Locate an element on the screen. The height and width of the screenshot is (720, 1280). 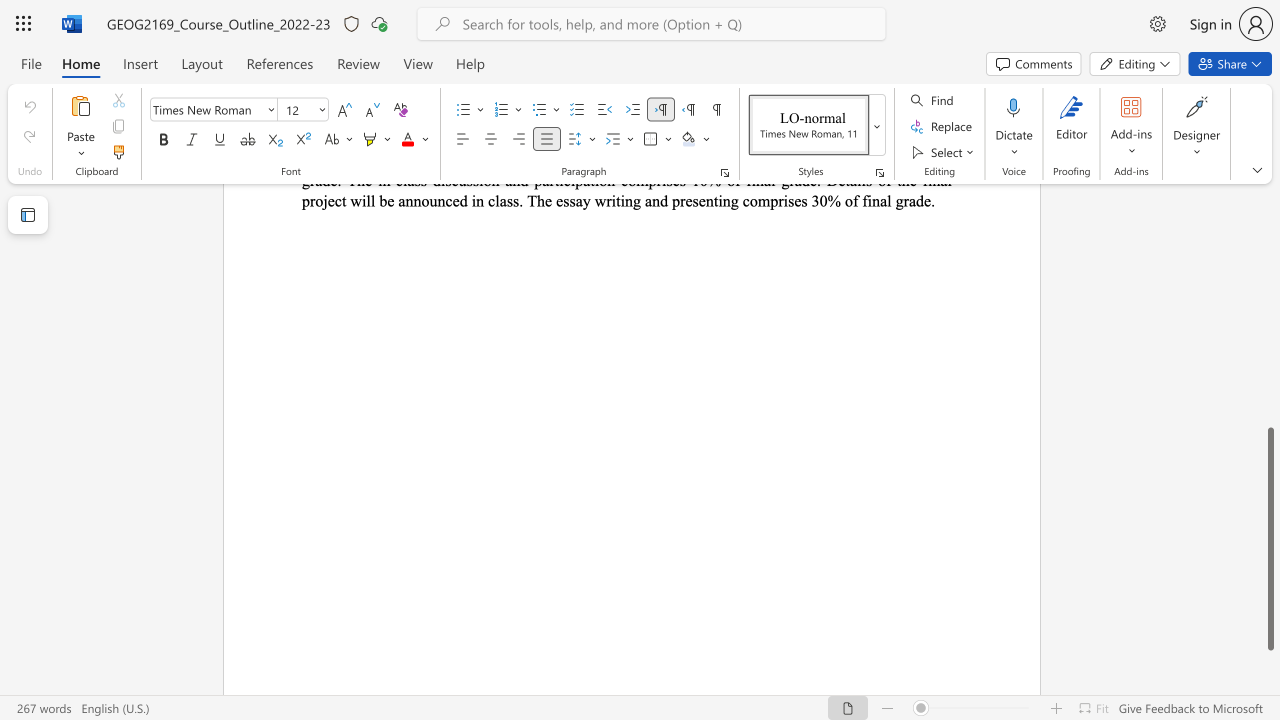
the scrollbar and move up 380 pixels is located at coordinates (1269, 538).